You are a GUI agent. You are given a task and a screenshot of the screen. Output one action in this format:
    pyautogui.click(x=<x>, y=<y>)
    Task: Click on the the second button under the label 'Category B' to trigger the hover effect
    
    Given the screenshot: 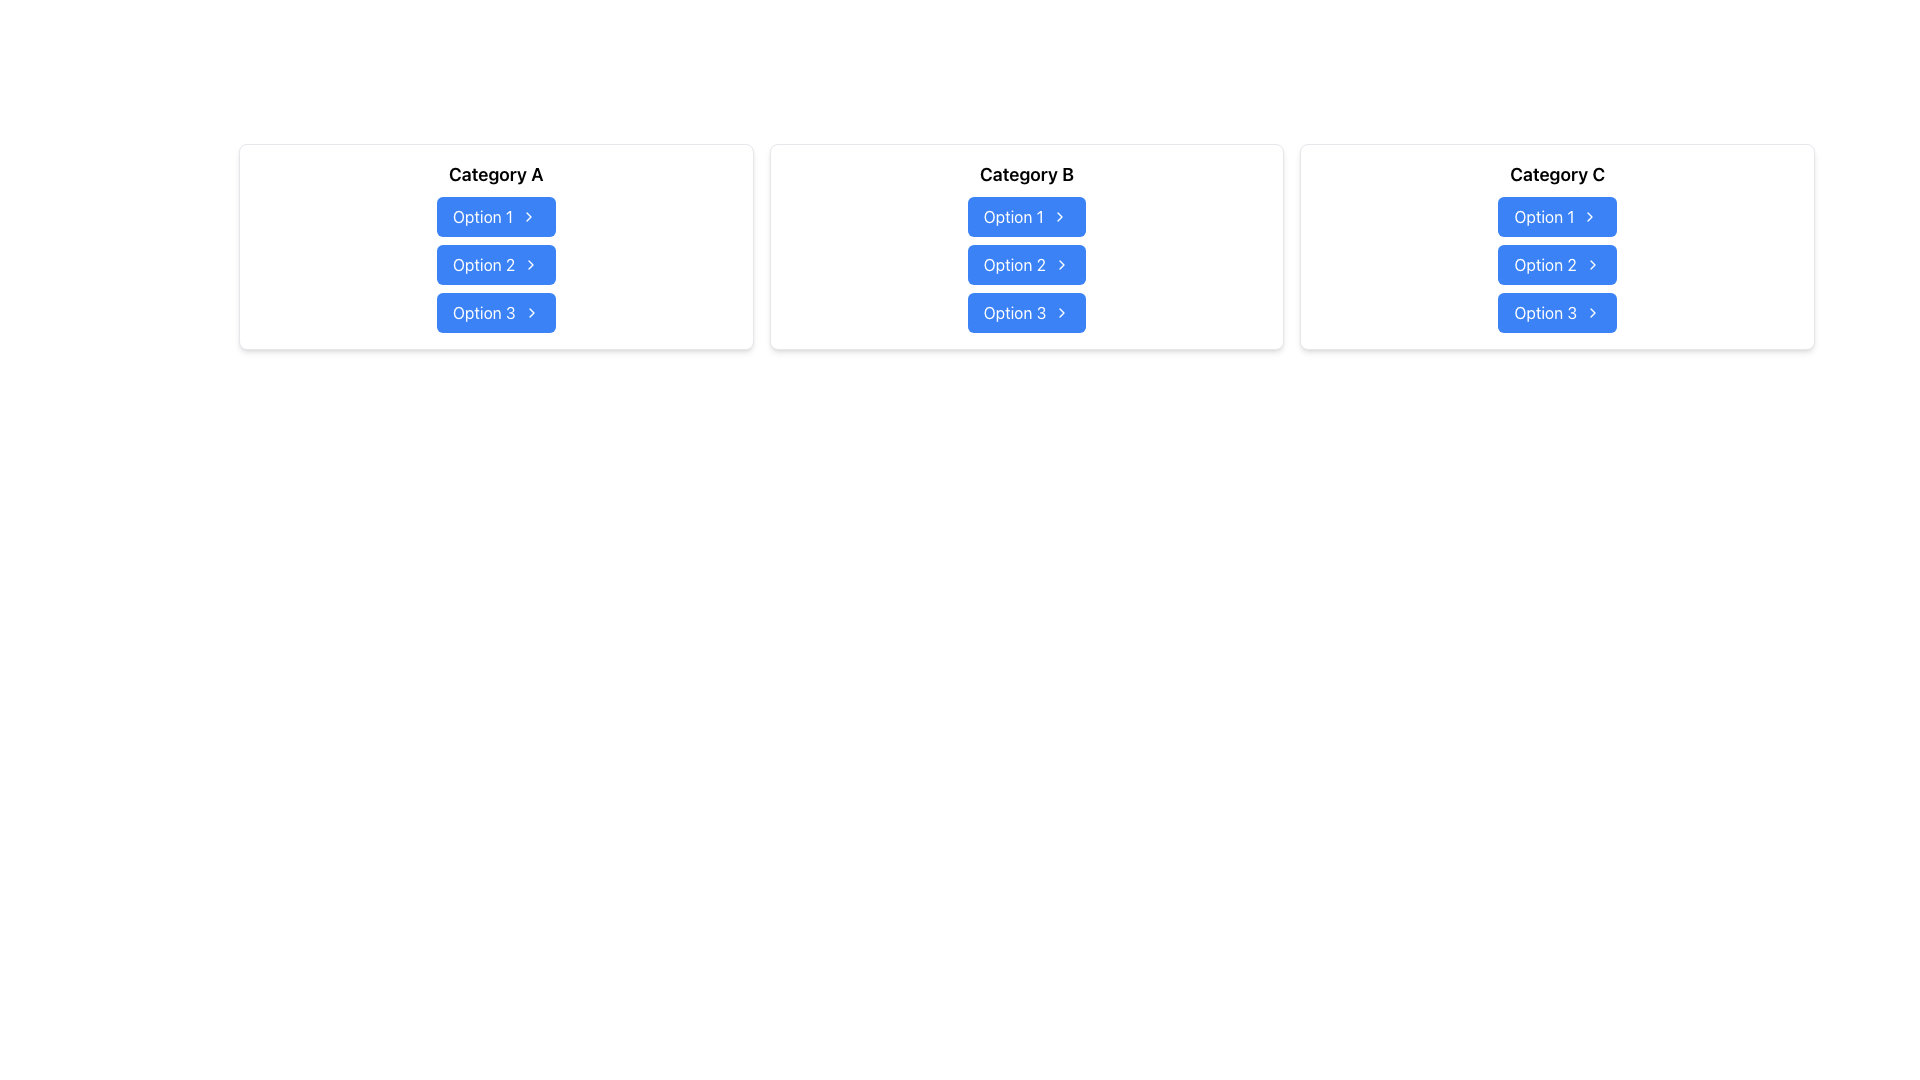 What is the action you would take?
    pyautogui.click(x=1027, y=264)
    